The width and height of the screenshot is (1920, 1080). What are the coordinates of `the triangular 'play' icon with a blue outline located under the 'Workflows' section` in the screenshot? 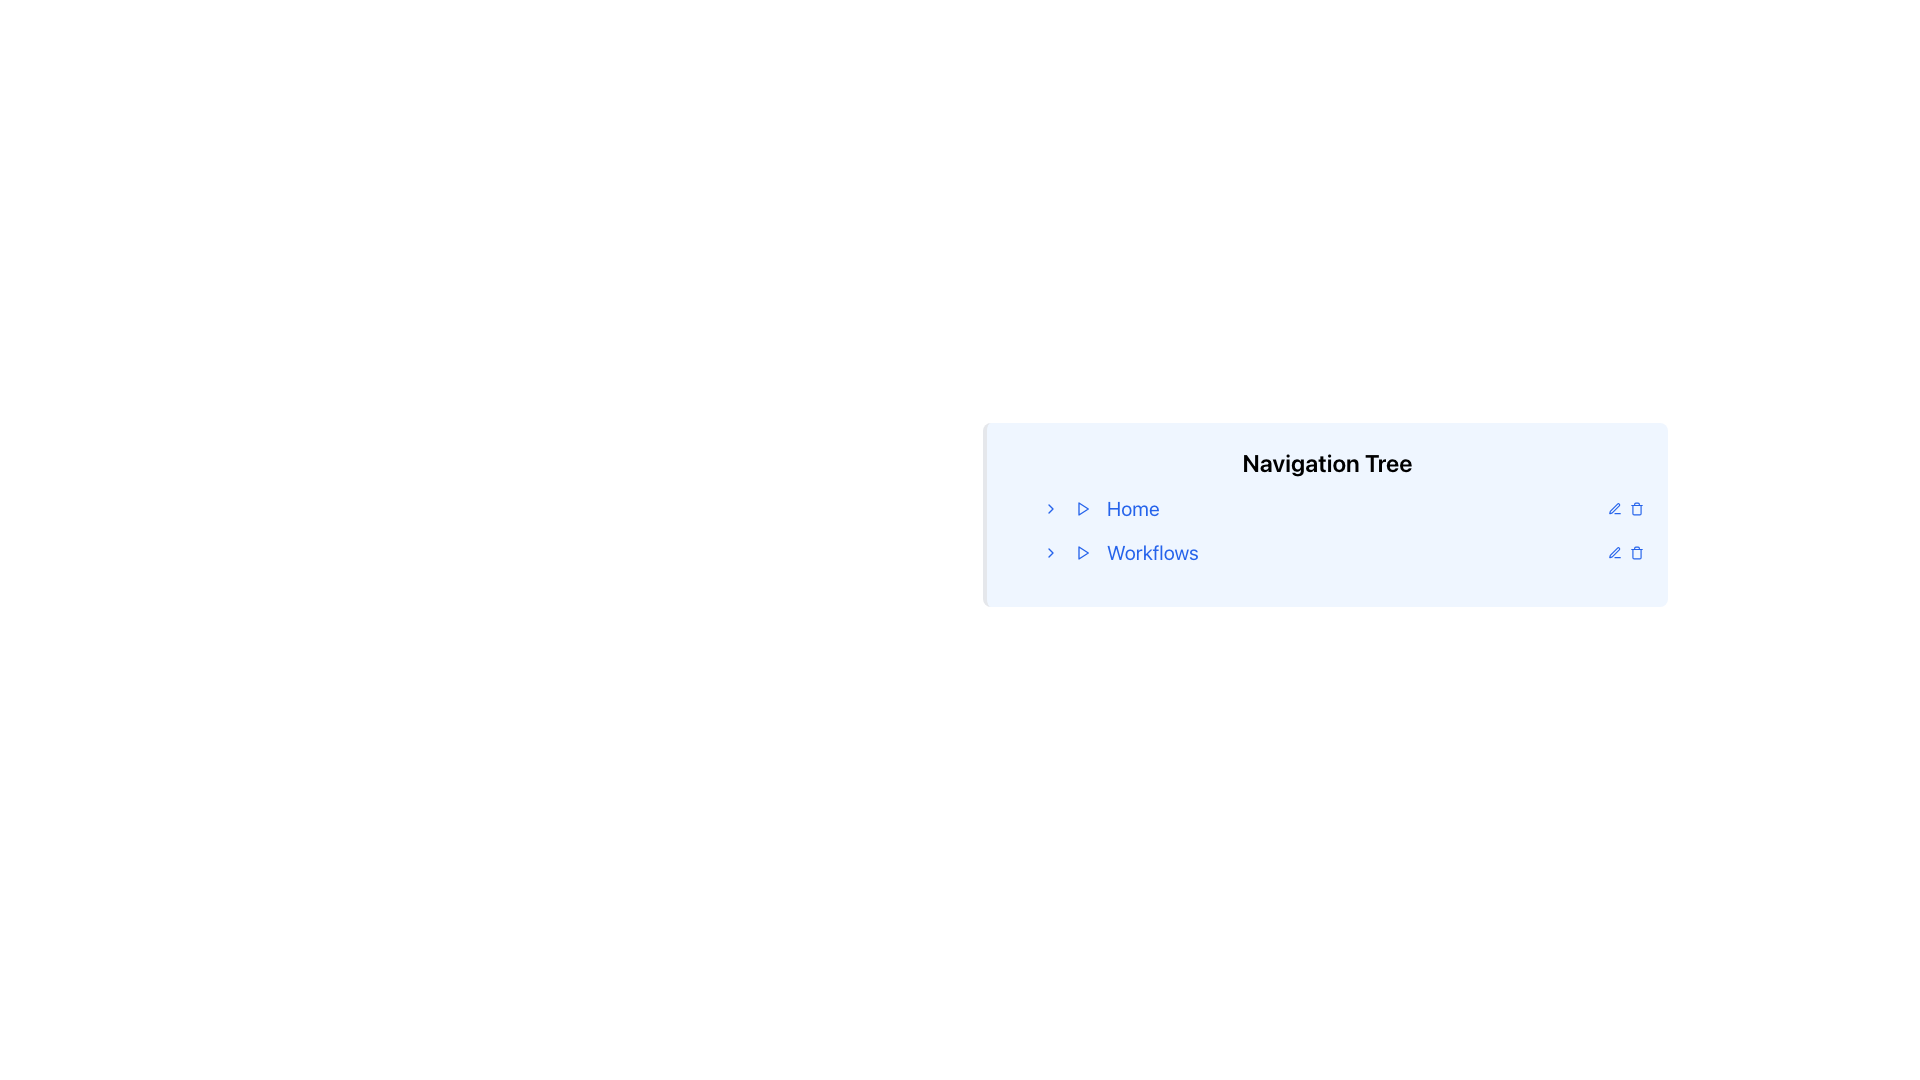 It's located at (1082, 552).